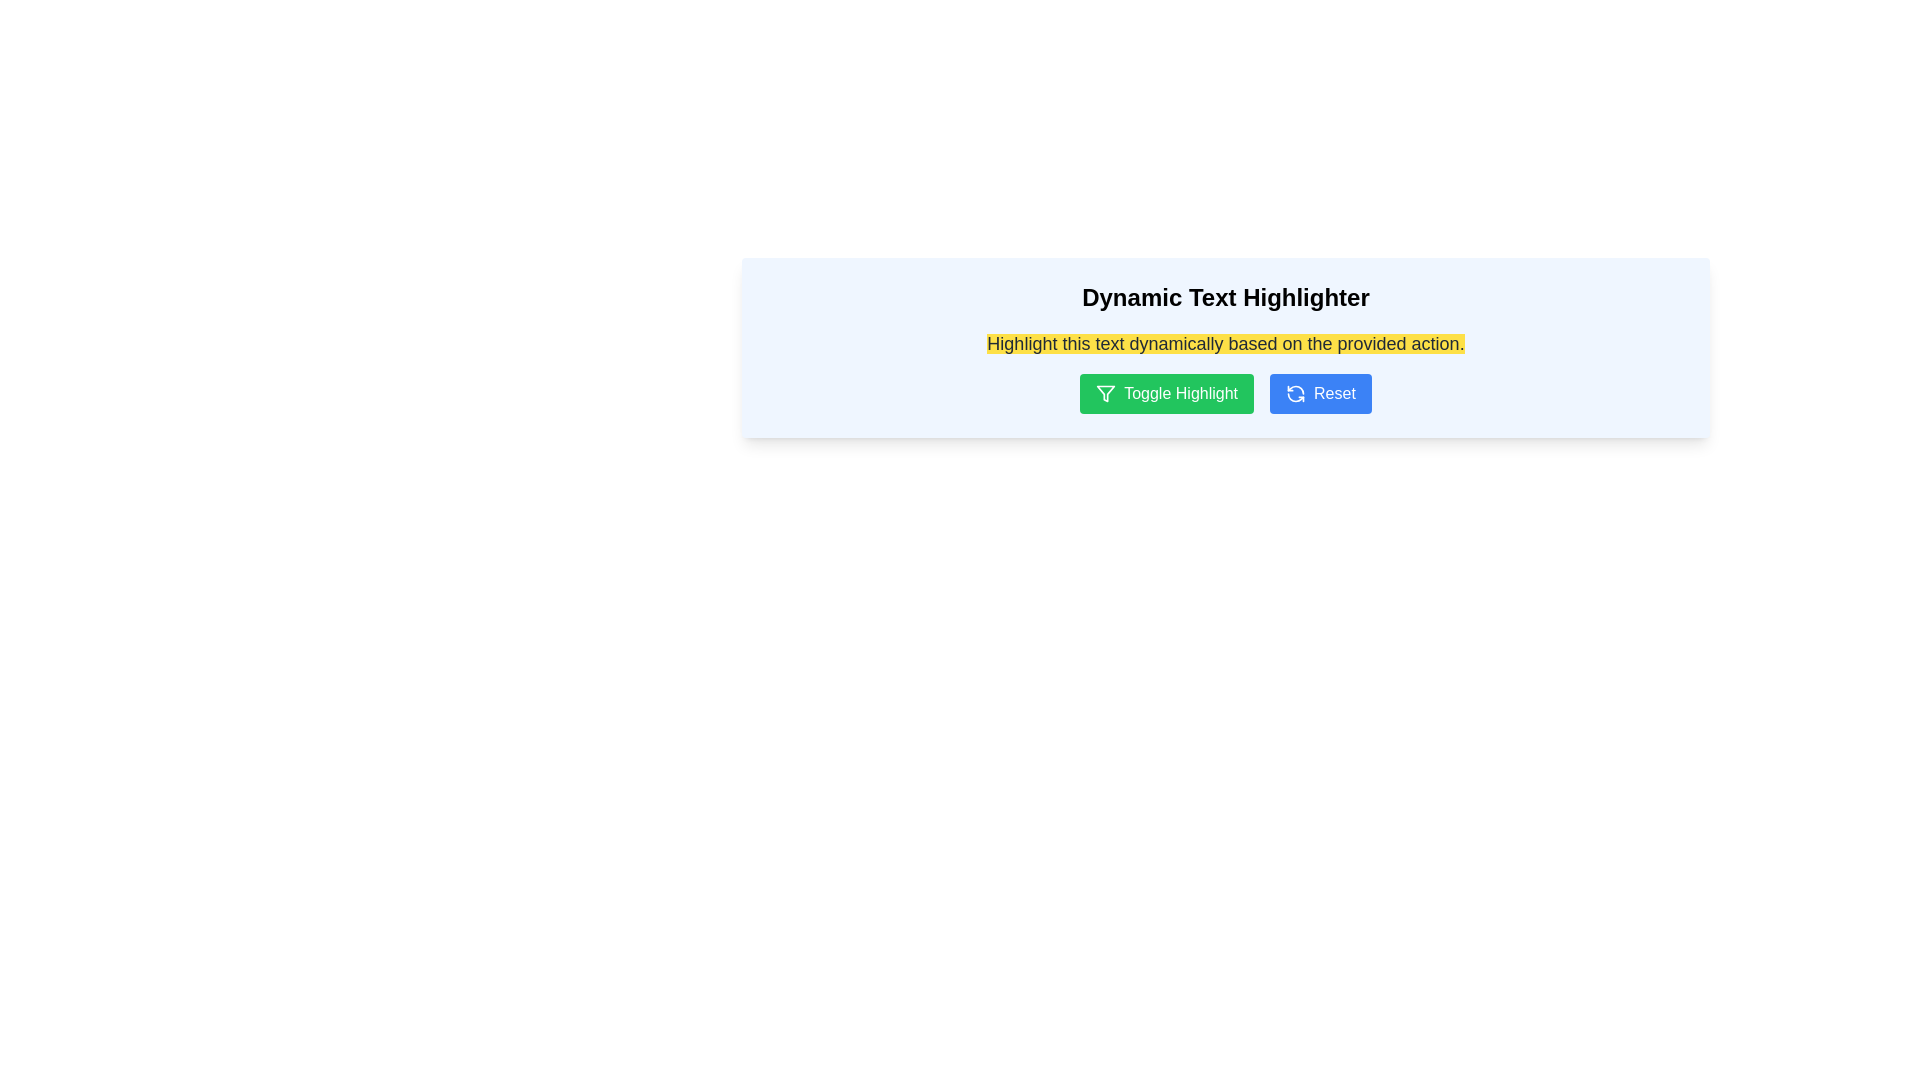  I want to click on the 'Toggle Highlight' button which contains the Icon (SVG) on its left side, located below the instruction text 'Highlight this text dynamically based on the provided action.', so click(1105, 393).